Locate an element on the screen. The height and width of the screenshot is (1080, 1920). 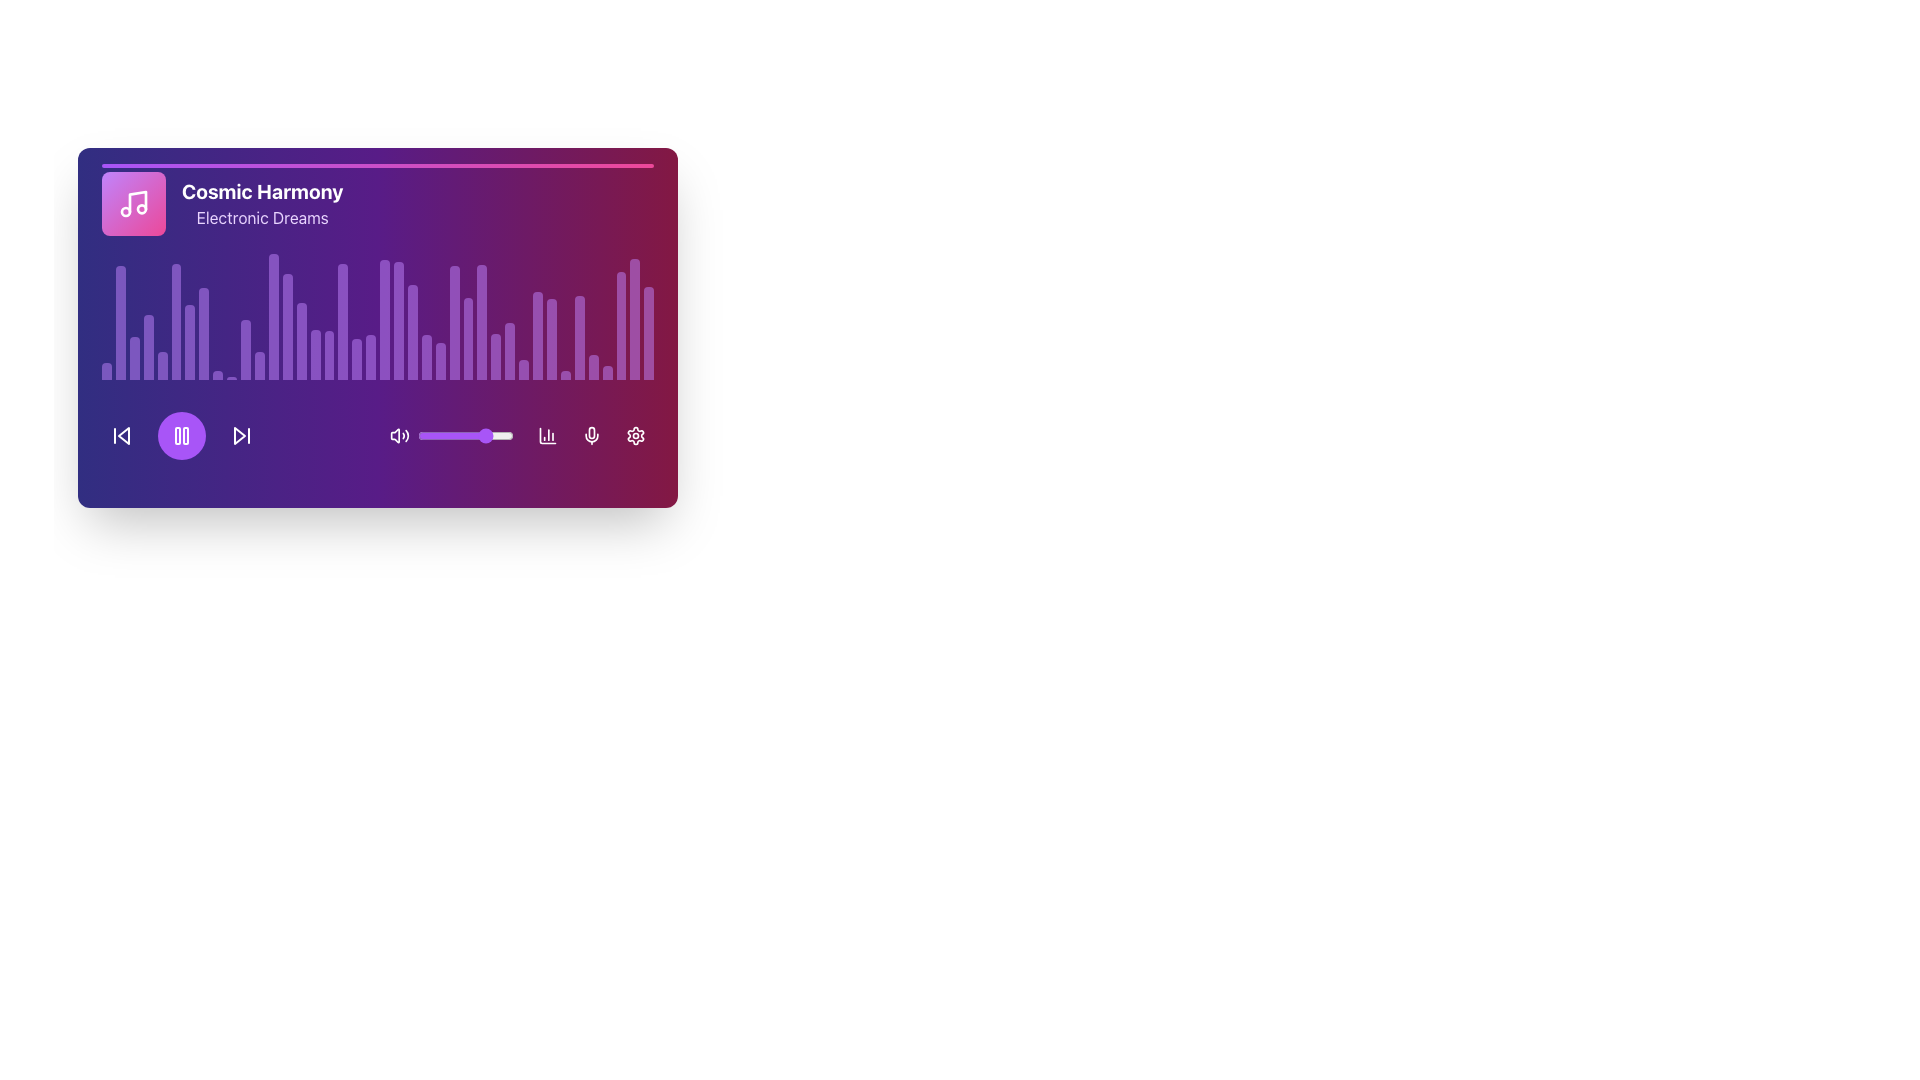
the pause button icon, which consists of two vertical bars on a purple circular background, located near the center bottom of the music player interface is located at coordinates (182, 434).